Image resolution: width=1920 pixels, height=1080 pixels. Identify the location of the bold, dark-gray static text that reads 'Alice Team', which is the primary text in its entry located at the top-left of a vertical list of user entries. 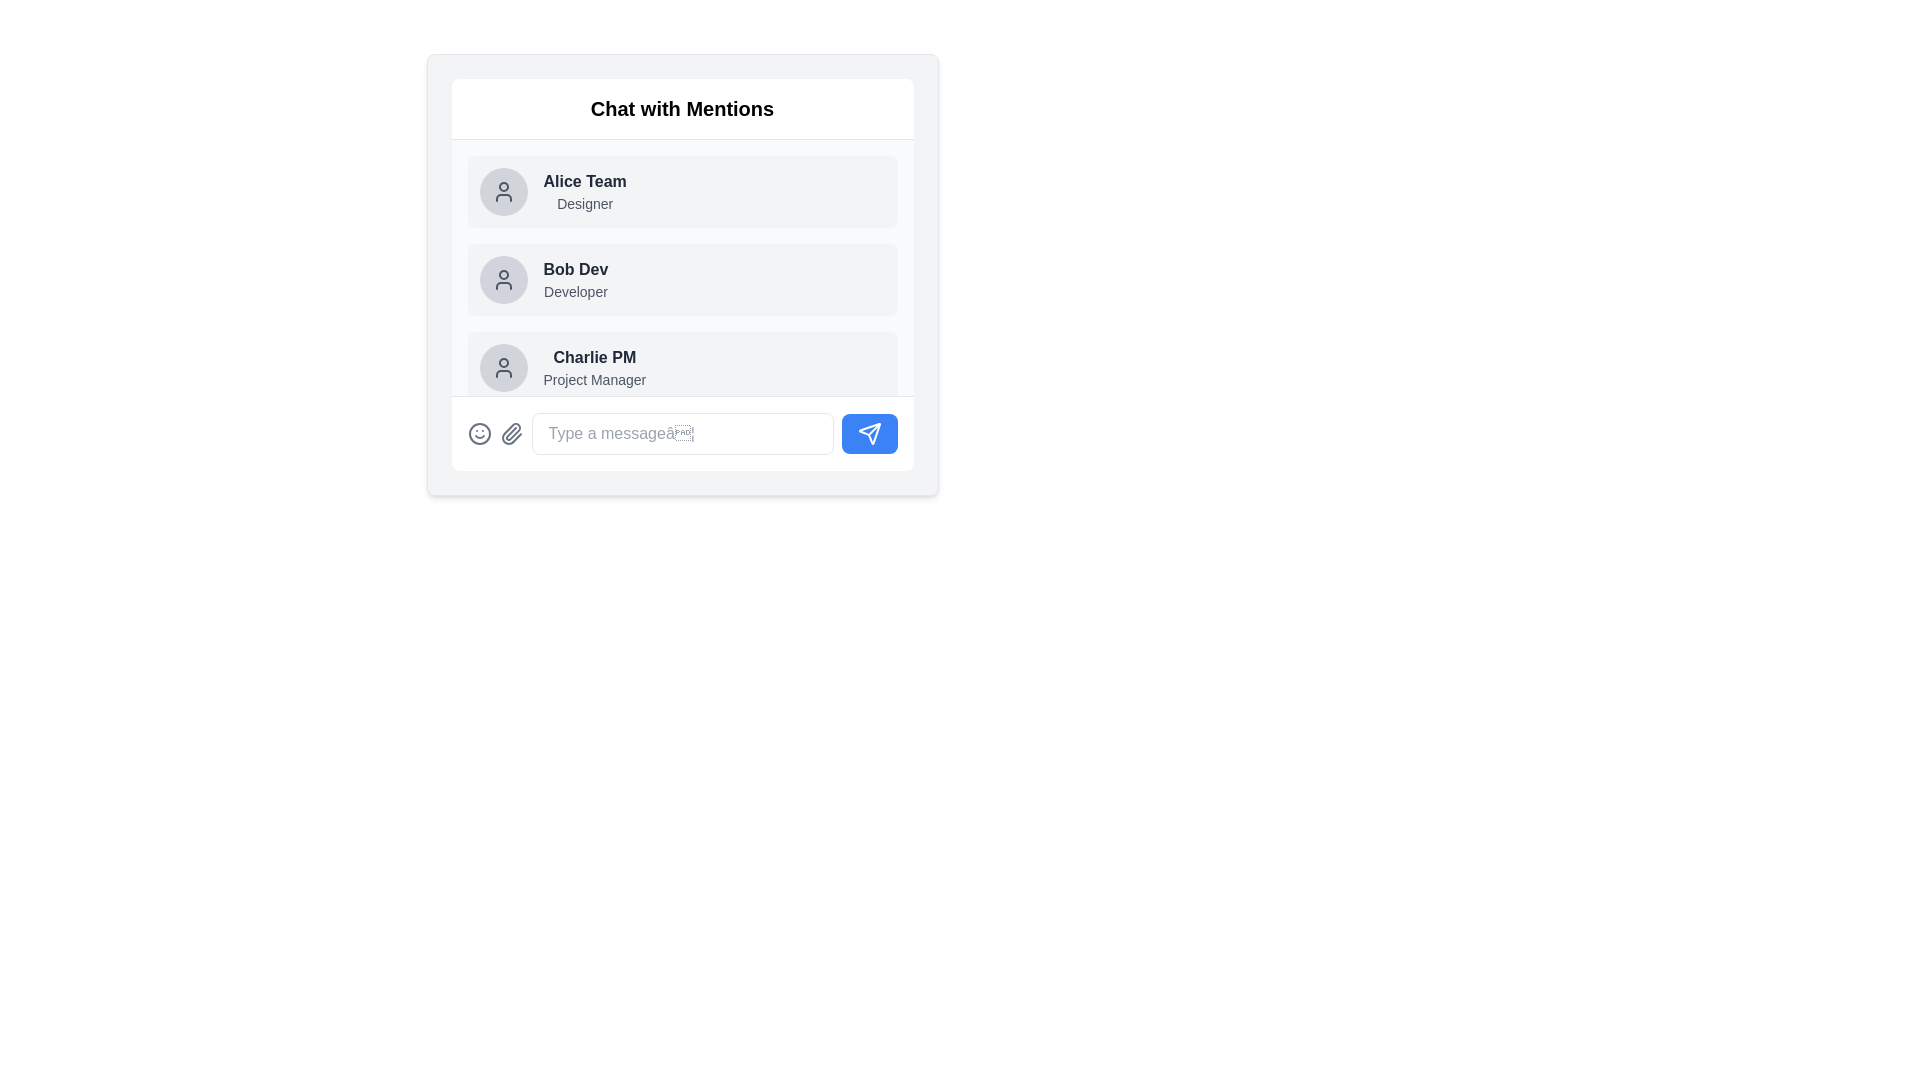
(584, 181).